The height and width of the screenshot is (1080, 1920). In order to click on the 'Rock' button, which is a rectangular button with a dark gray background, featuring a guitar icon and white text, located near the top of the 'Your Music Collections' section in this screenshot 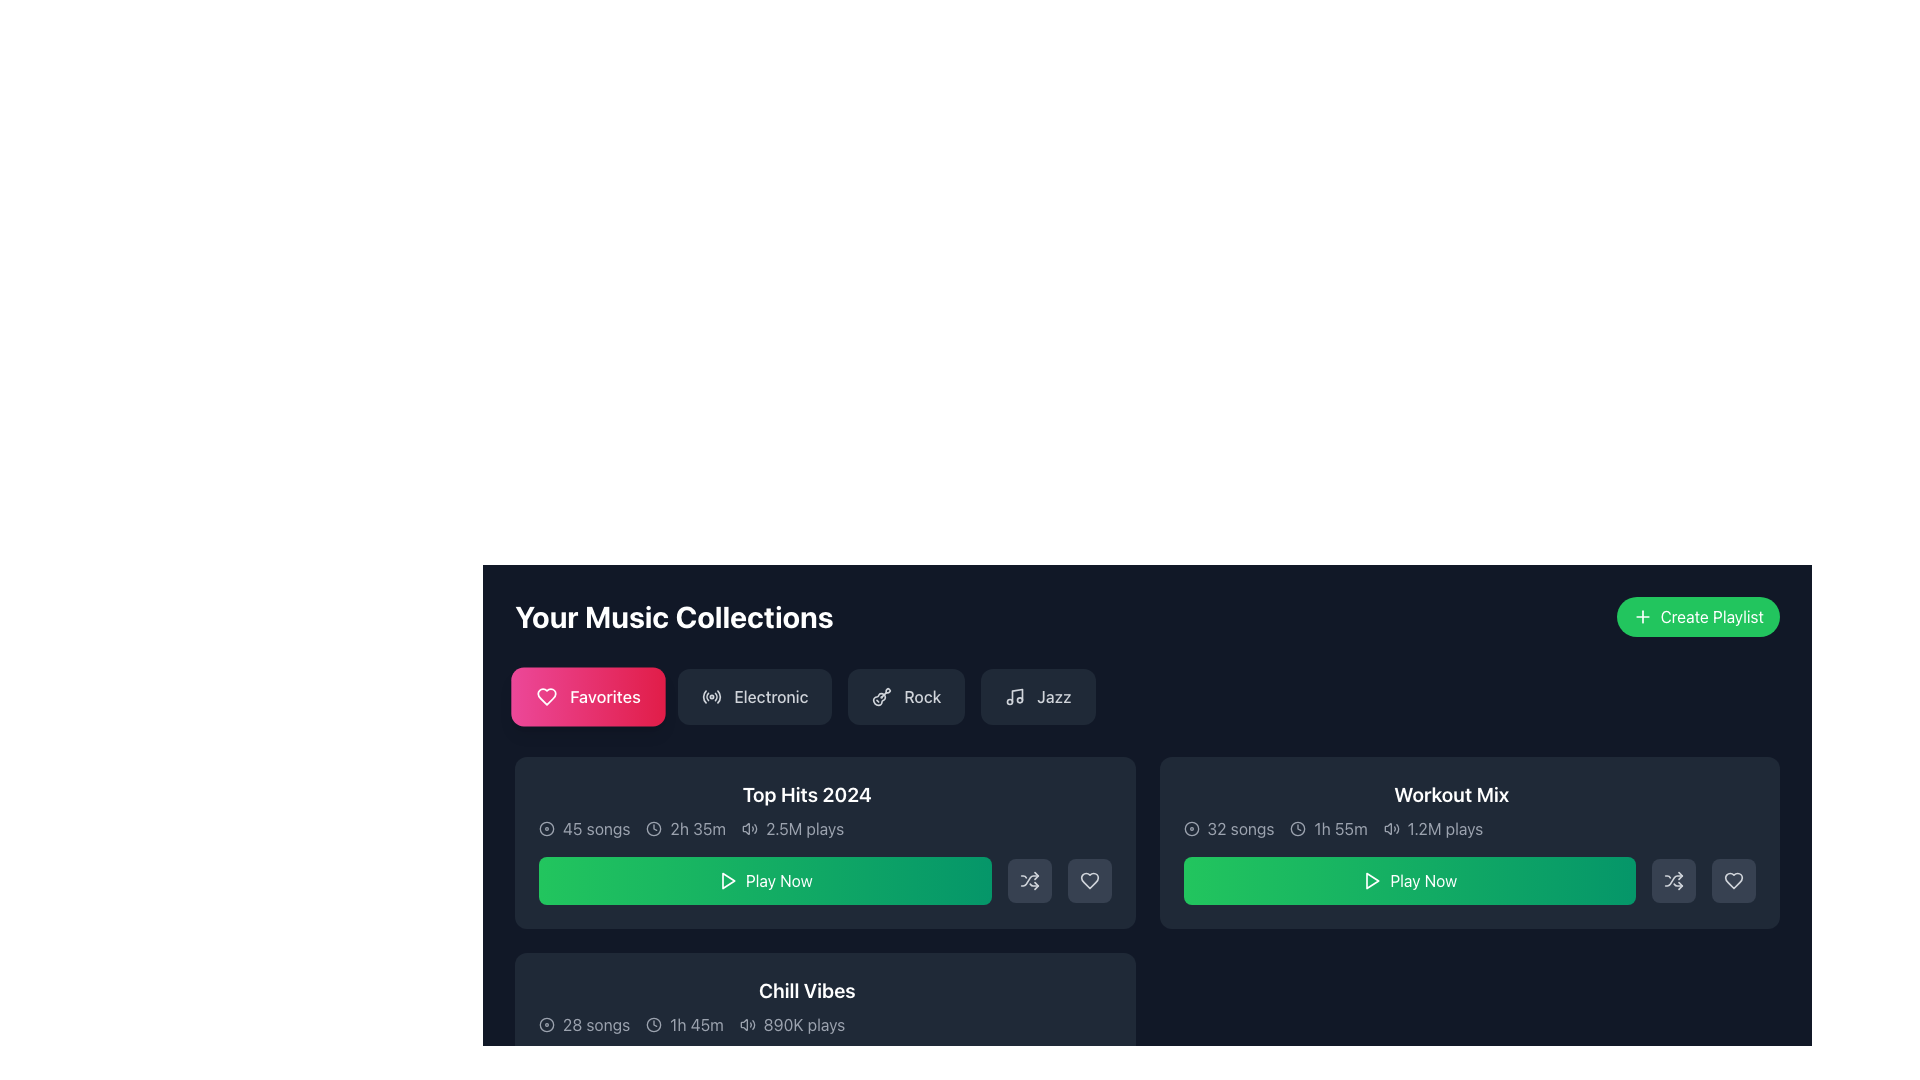, I will do `click(905, 696)`.